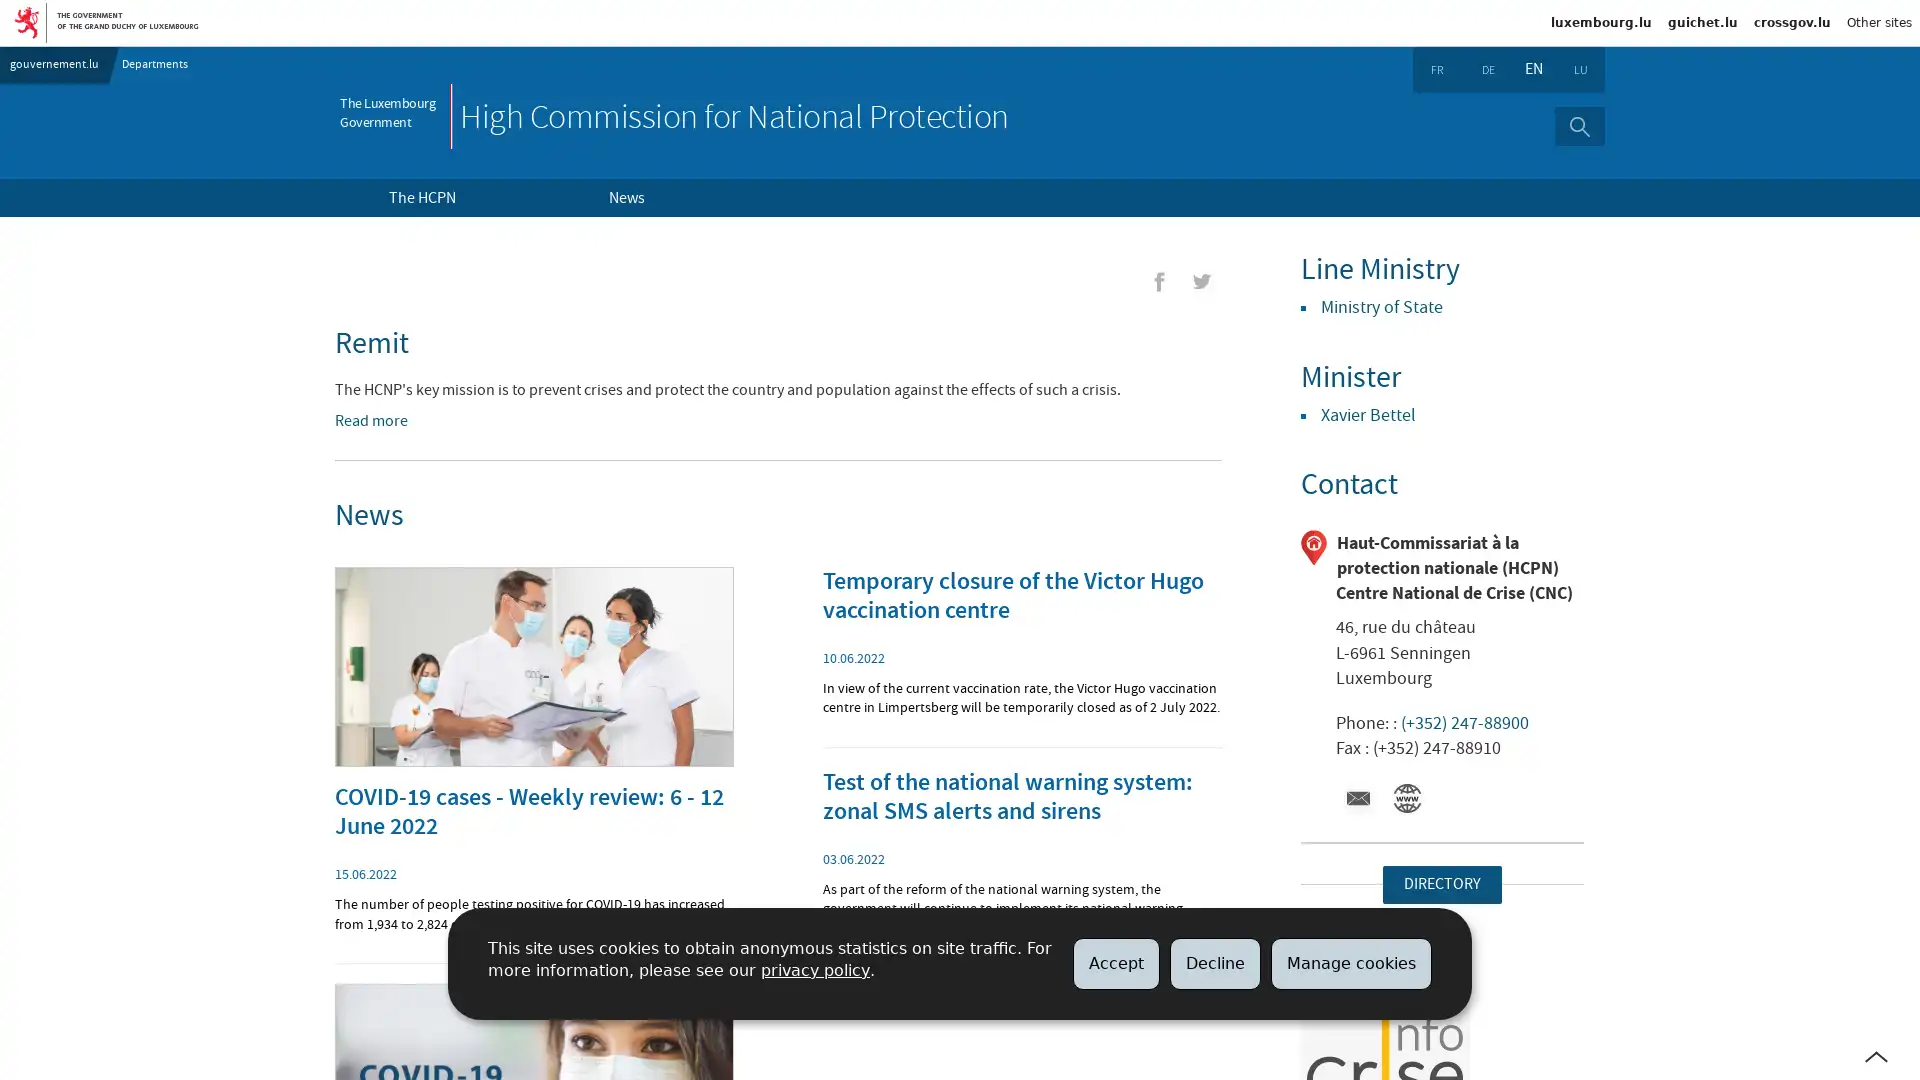 This screenshot has height=1080, width=1920. What do you see at coordinates (1214, 963) in the screenshot?
I see `Decline` at bounding box center [1214, 963].